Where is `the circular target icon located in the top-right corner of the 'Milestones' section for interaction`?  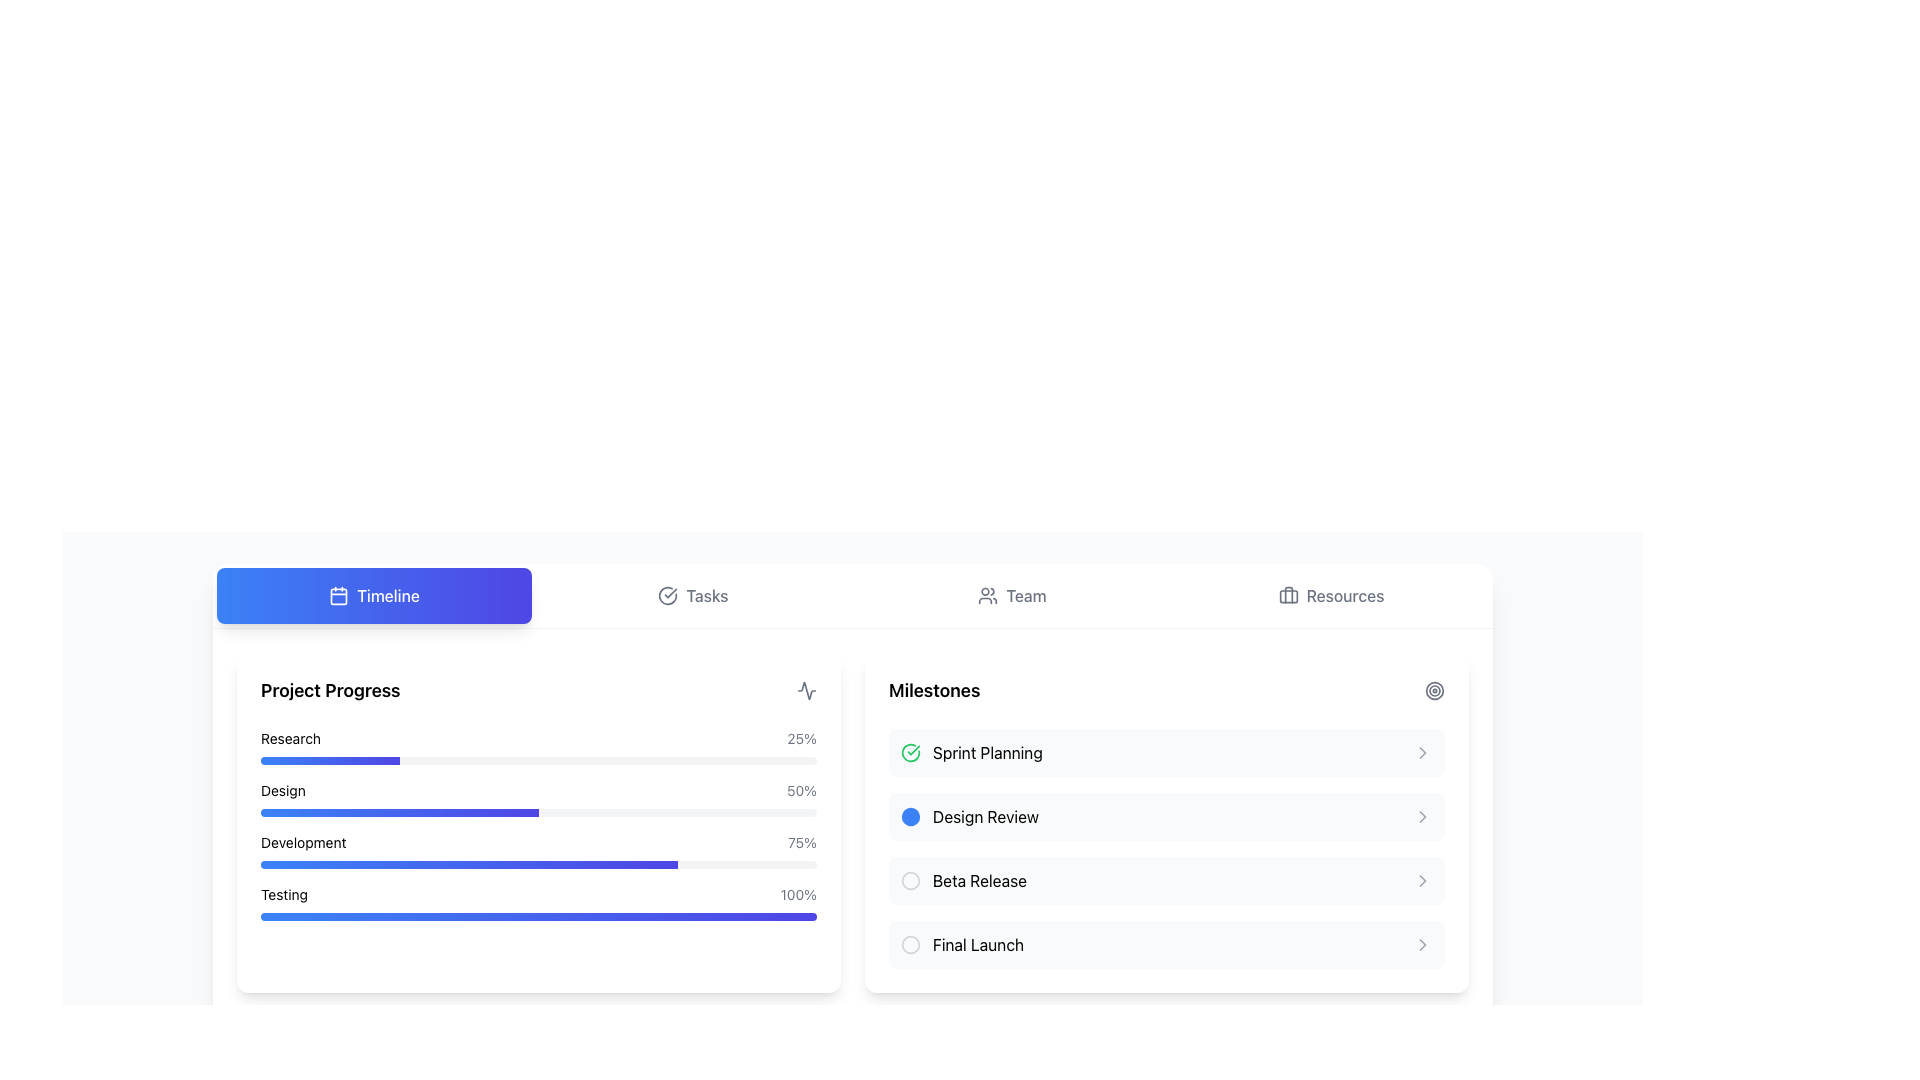 the circular target icon located in the top-right corner of the 'Milestones' section for interaction is located at coordinates (1434, 689).